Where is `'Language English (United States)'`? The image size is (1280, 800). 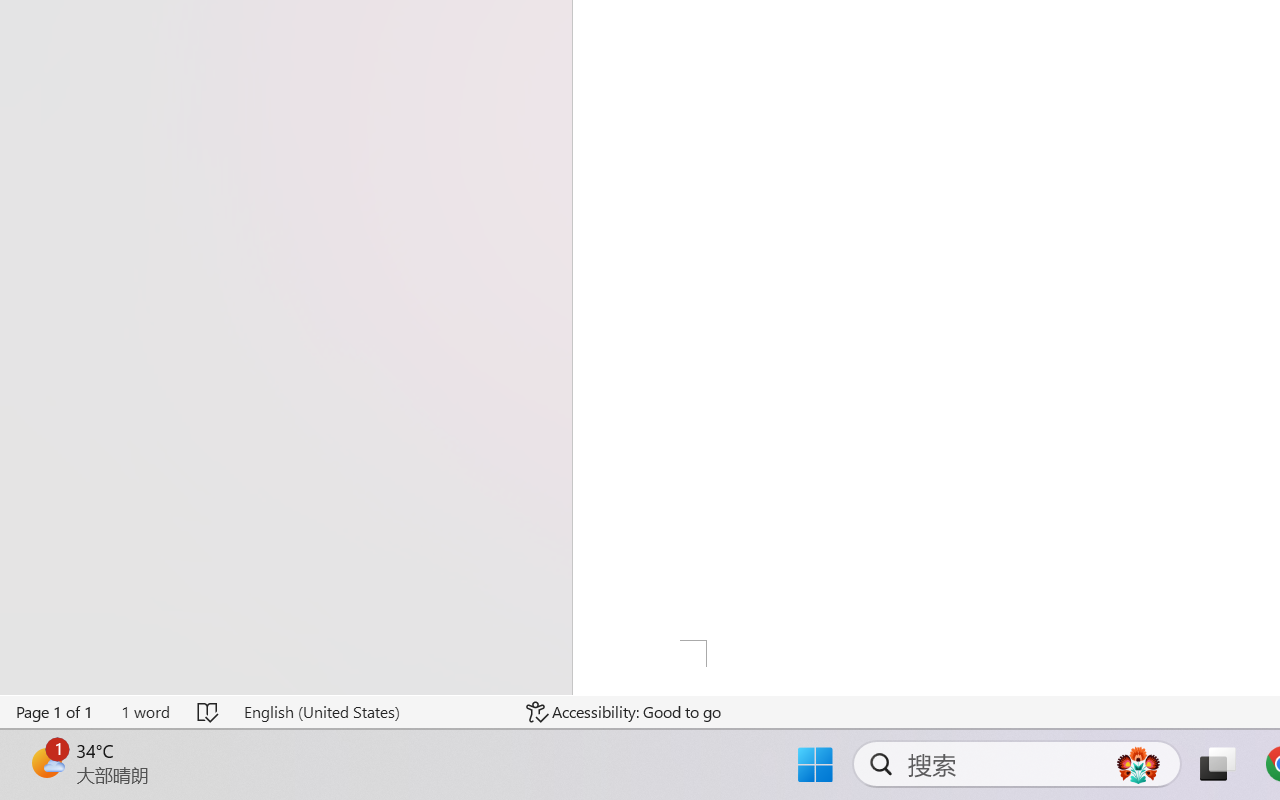
'Language English (United States)' is located at coordinates (371, 711).